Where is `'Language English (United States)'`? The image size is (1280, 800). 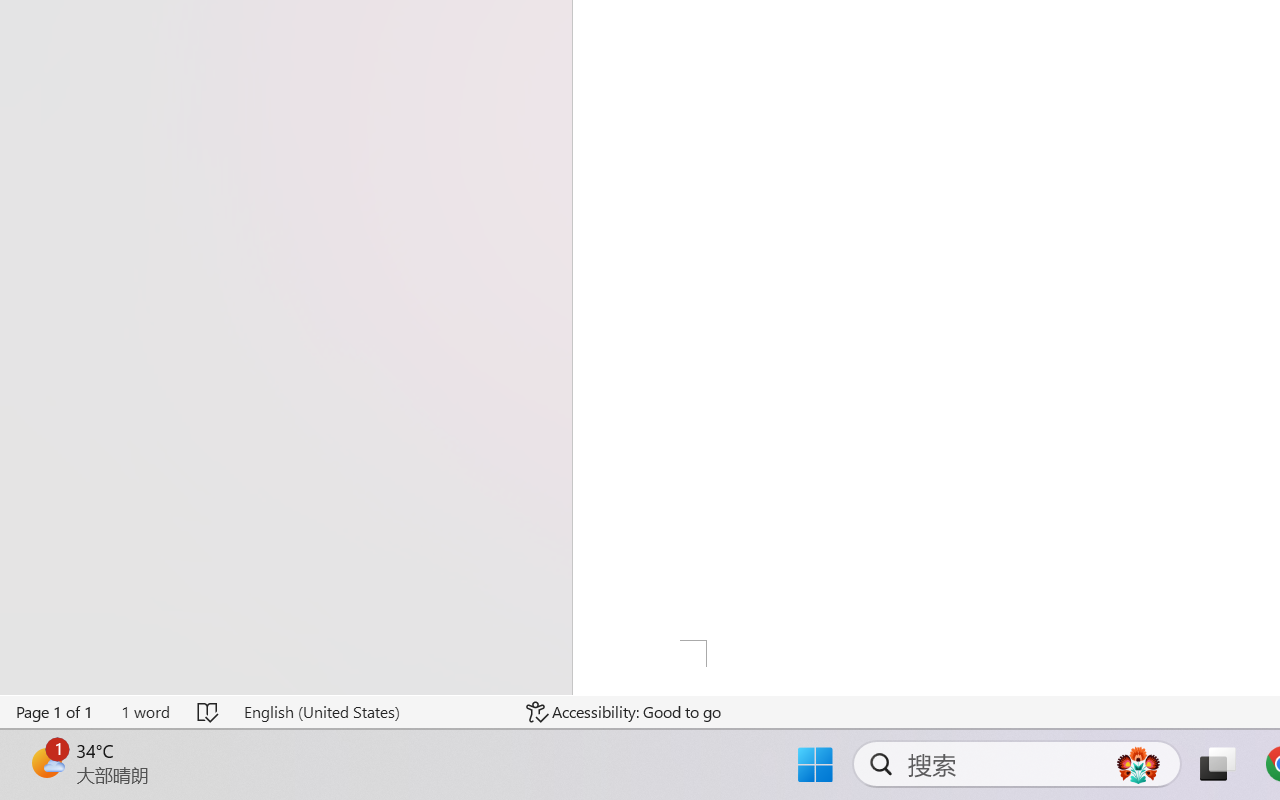
'Language English (United States)' is located at coordinates (371, 711).